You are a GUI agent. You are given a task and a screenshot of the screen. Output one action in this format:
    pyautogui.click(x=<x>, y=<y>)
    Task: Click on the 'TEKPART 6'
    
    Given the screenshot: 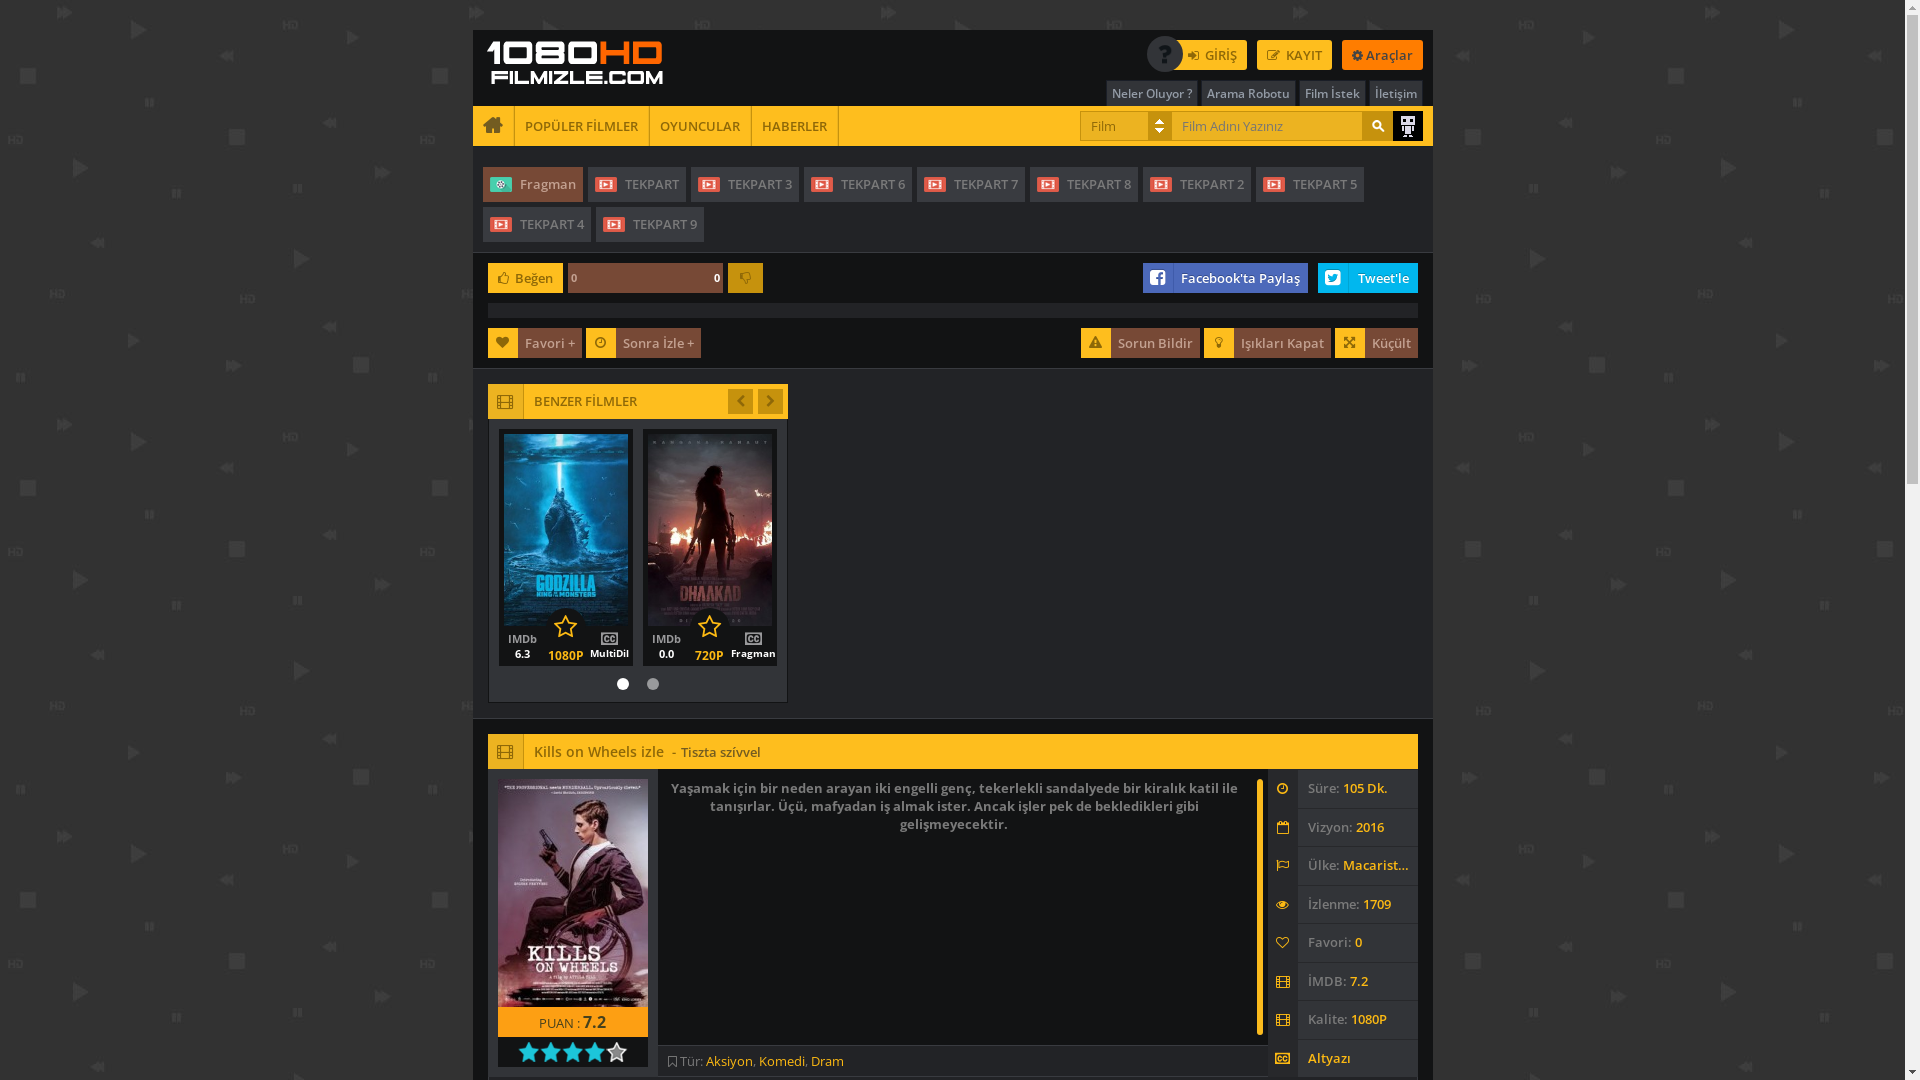 What is the action you would take?
    pyautogui.click(x=858, y=184)
    